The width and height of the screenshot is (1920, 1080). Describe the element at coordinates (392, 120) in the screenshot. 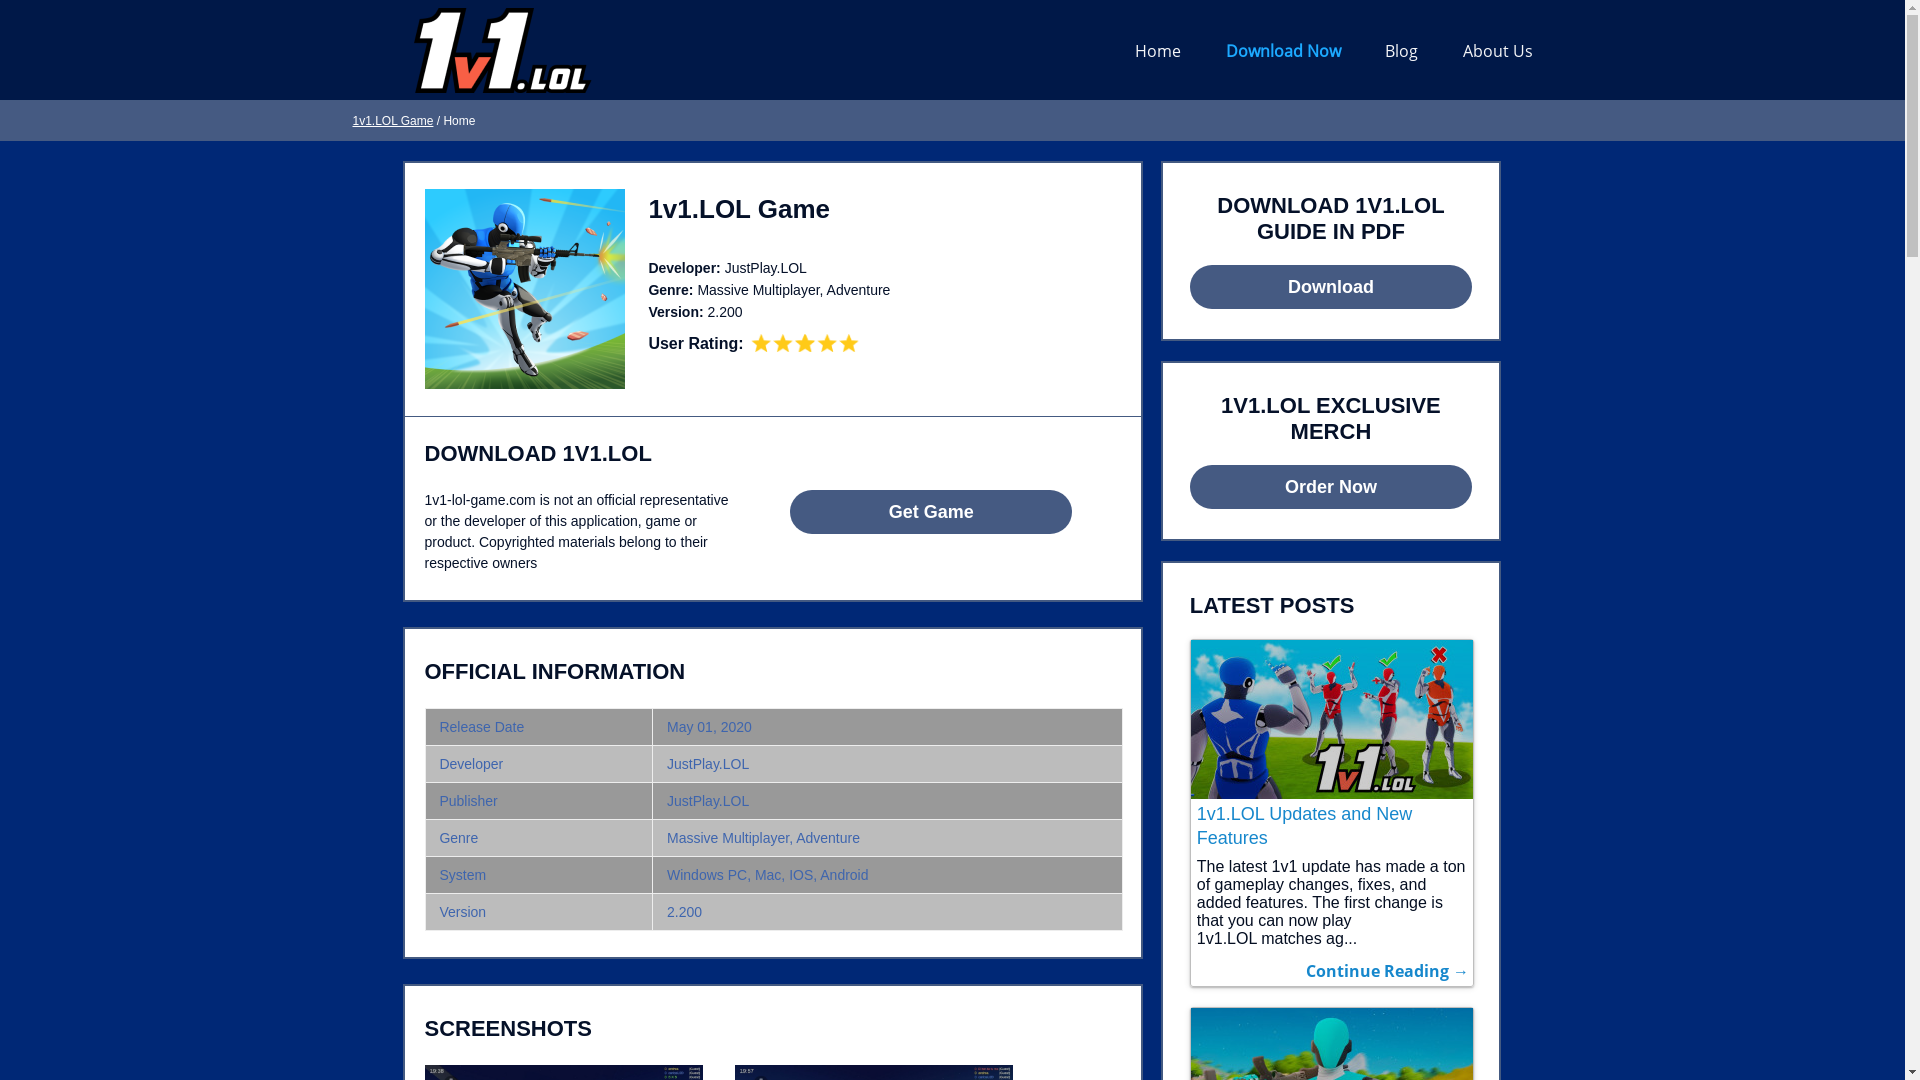

I see `'1v1.LOL Game'` at that location.